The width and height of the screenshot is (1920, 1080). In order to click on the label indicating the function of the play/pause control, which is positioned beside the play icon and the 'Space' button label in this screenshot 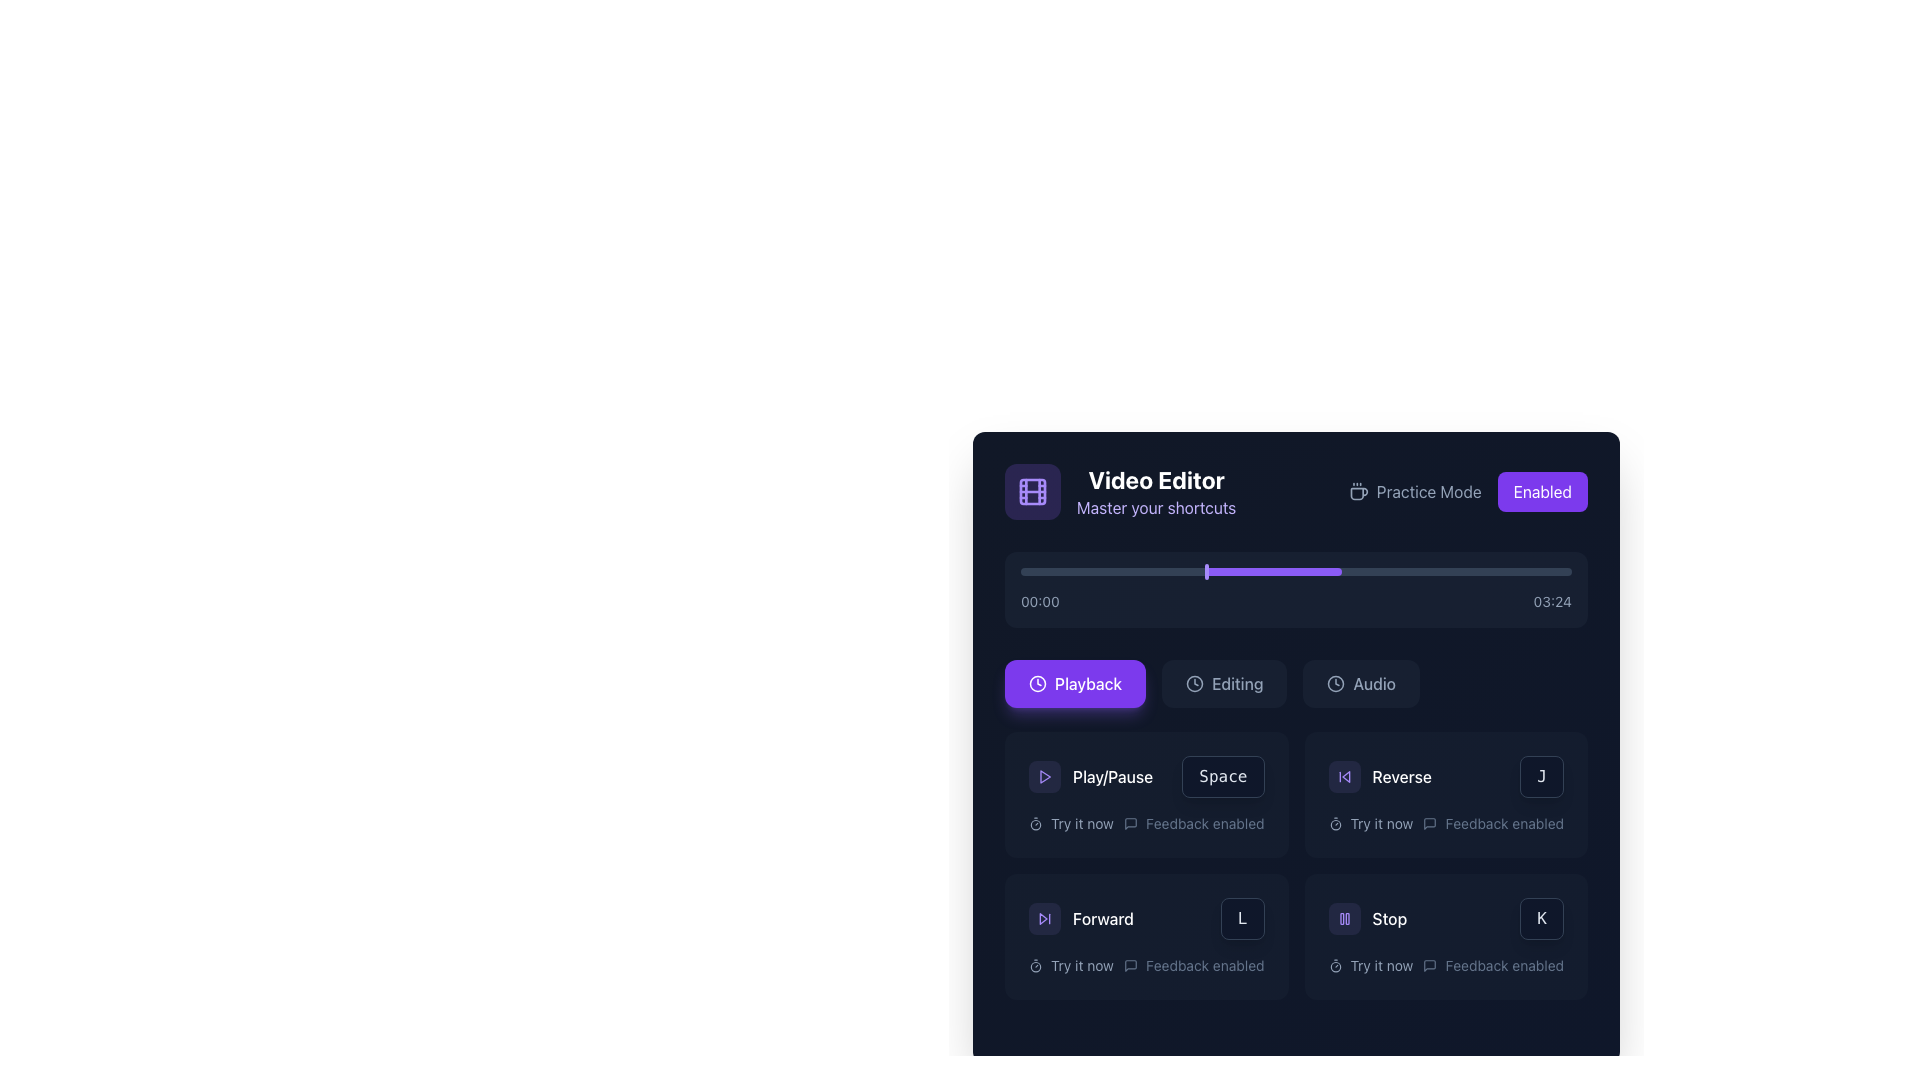, I will do `click(1112, 775)`.